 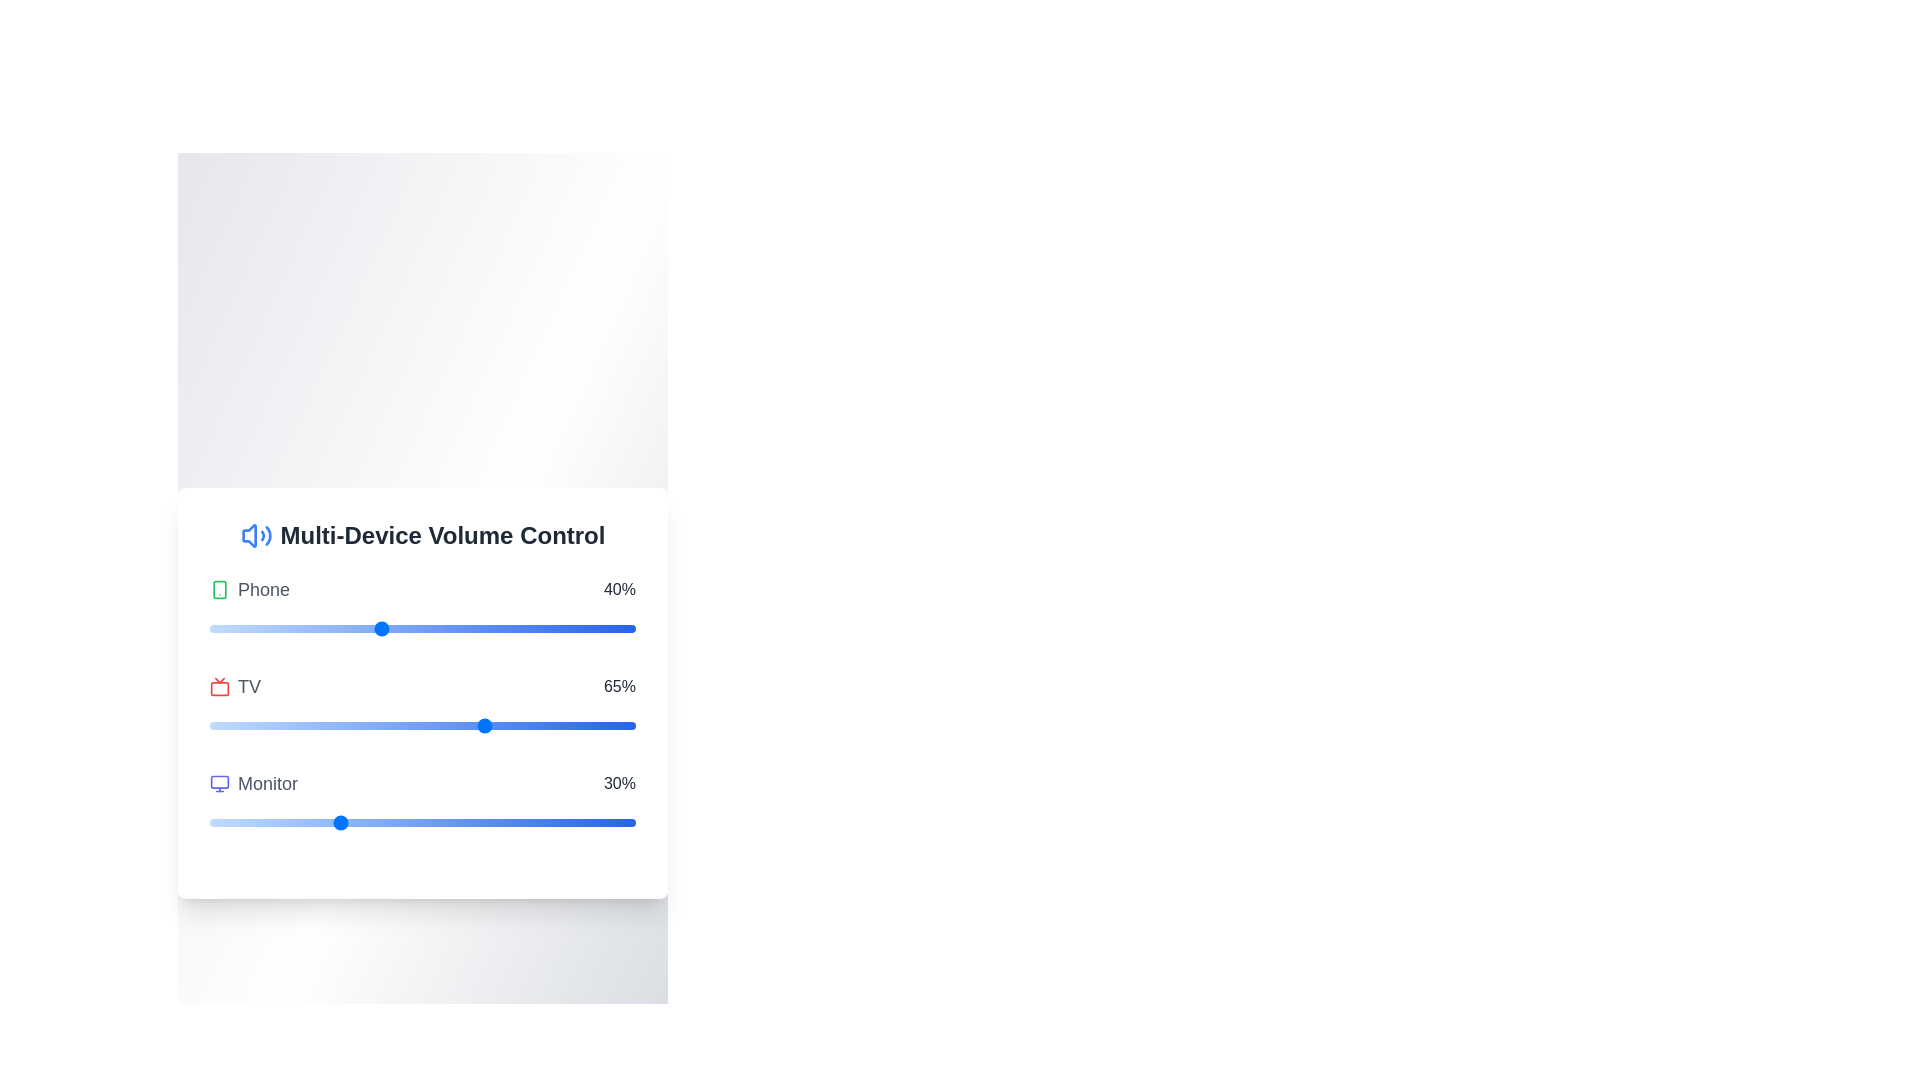 What do you see at coordinates (210, 627) in the screenshot?
I see `the volume slider` at bounding box center [210, 627].